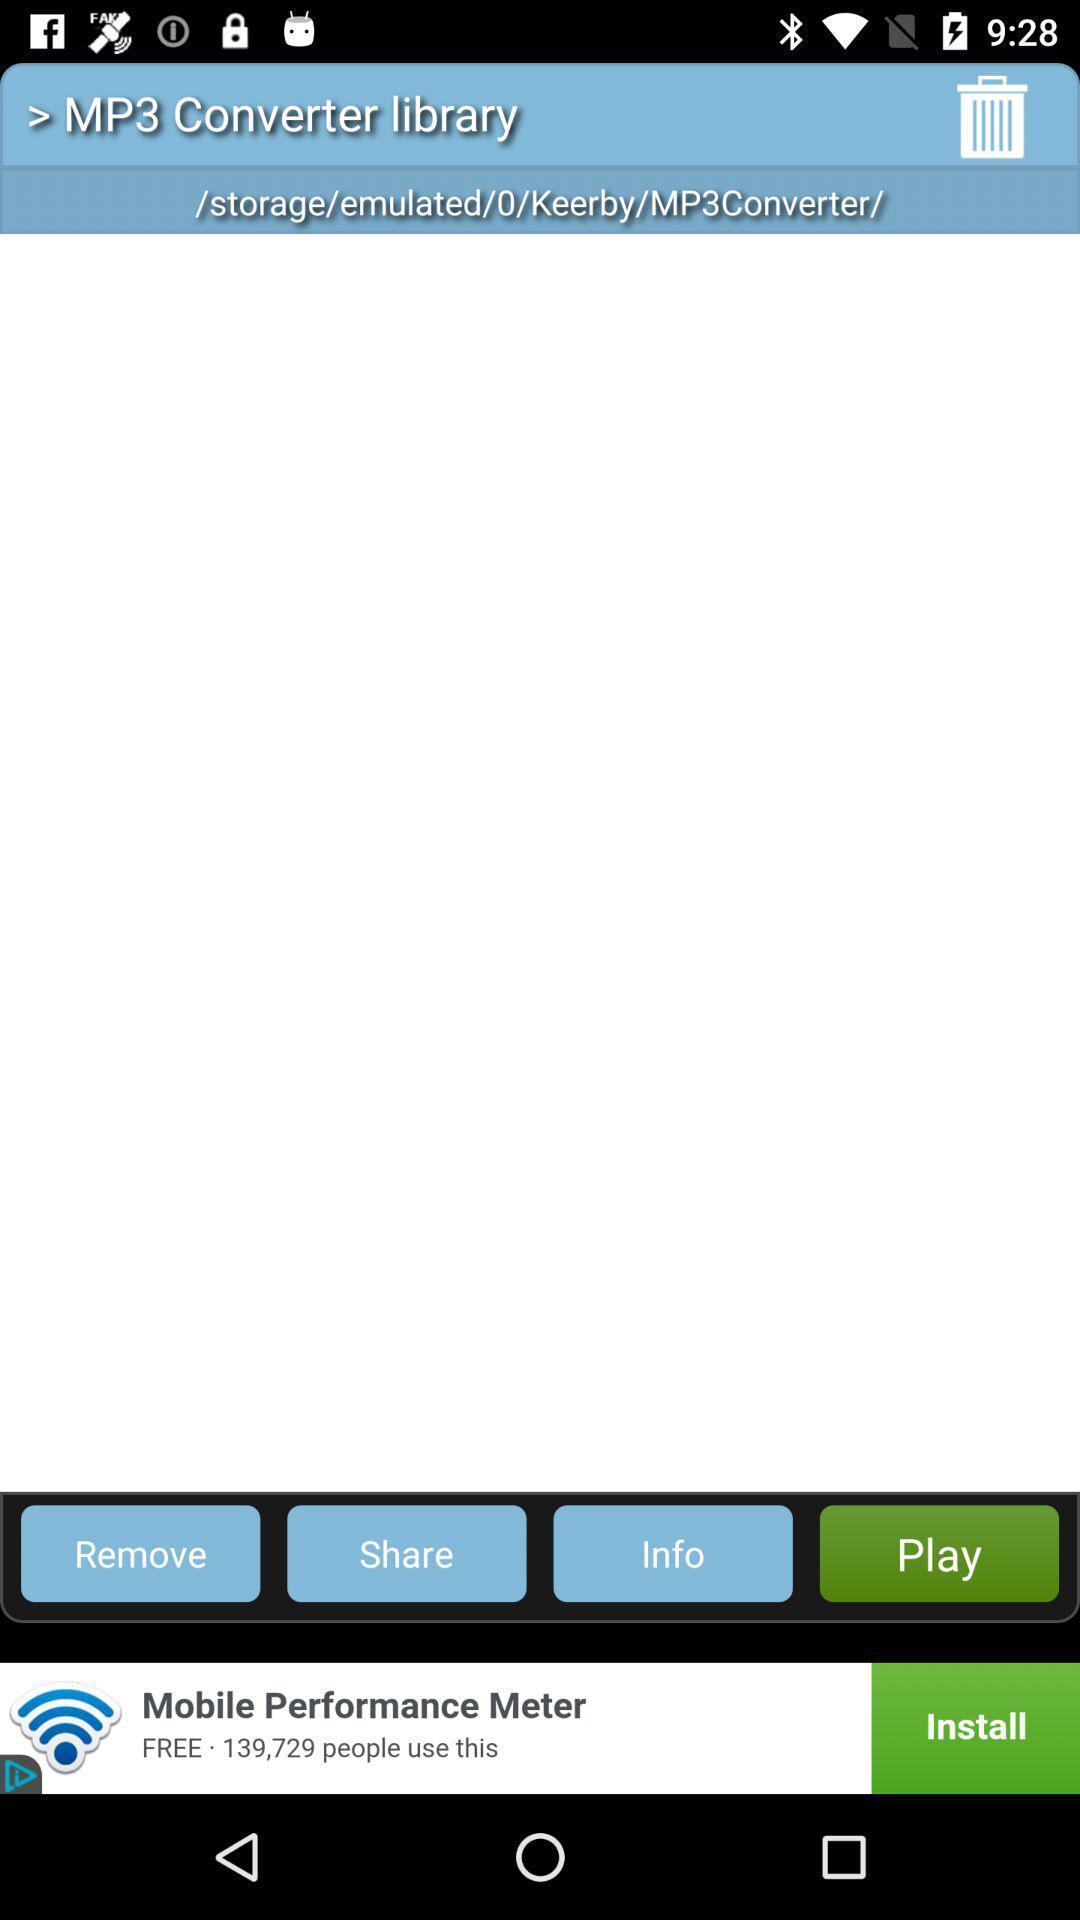 The height and width of the screenshot is (1920, 1080). Describe the element at coordinates (405, 1552) in the screenshot. I see `app to the right of the remove icon` at that location.